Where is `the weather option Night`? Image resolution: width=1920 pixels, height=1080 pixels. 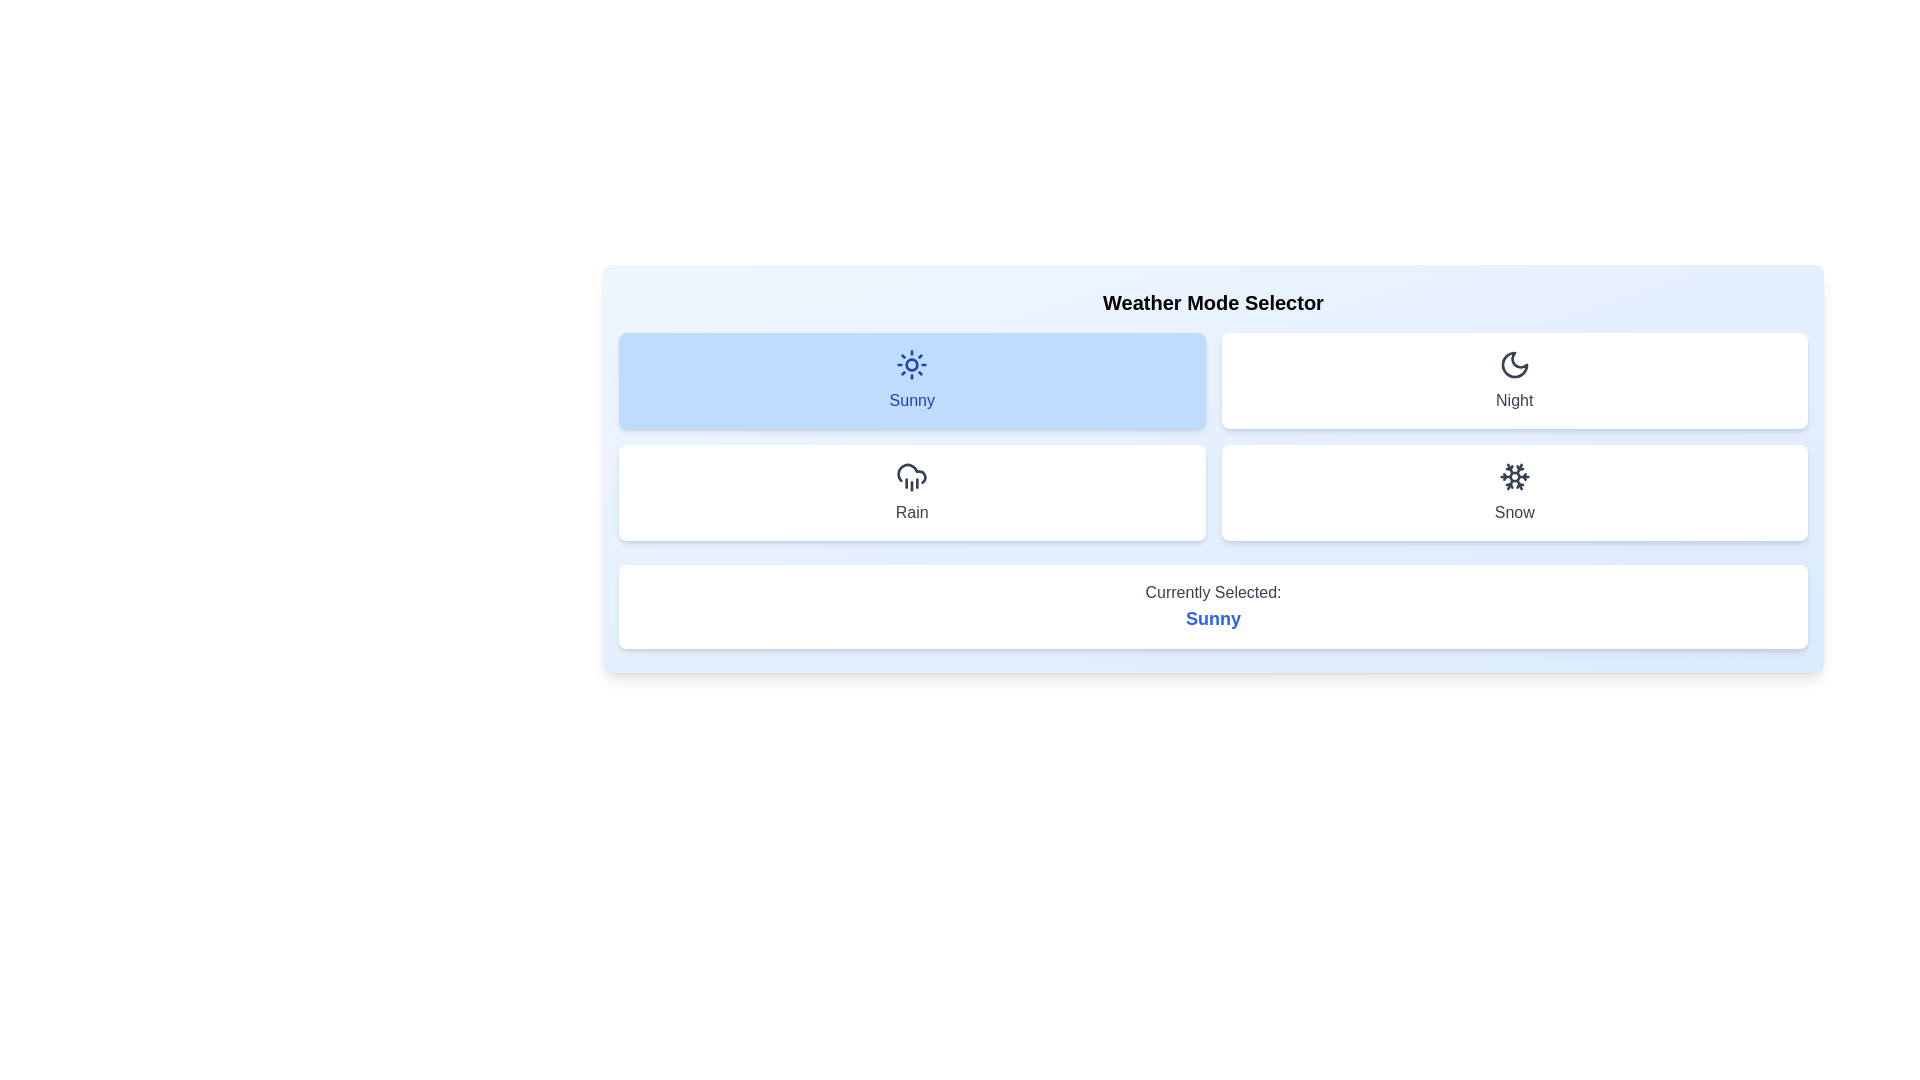 the weather option Night is located at coordinates (1514, 381).